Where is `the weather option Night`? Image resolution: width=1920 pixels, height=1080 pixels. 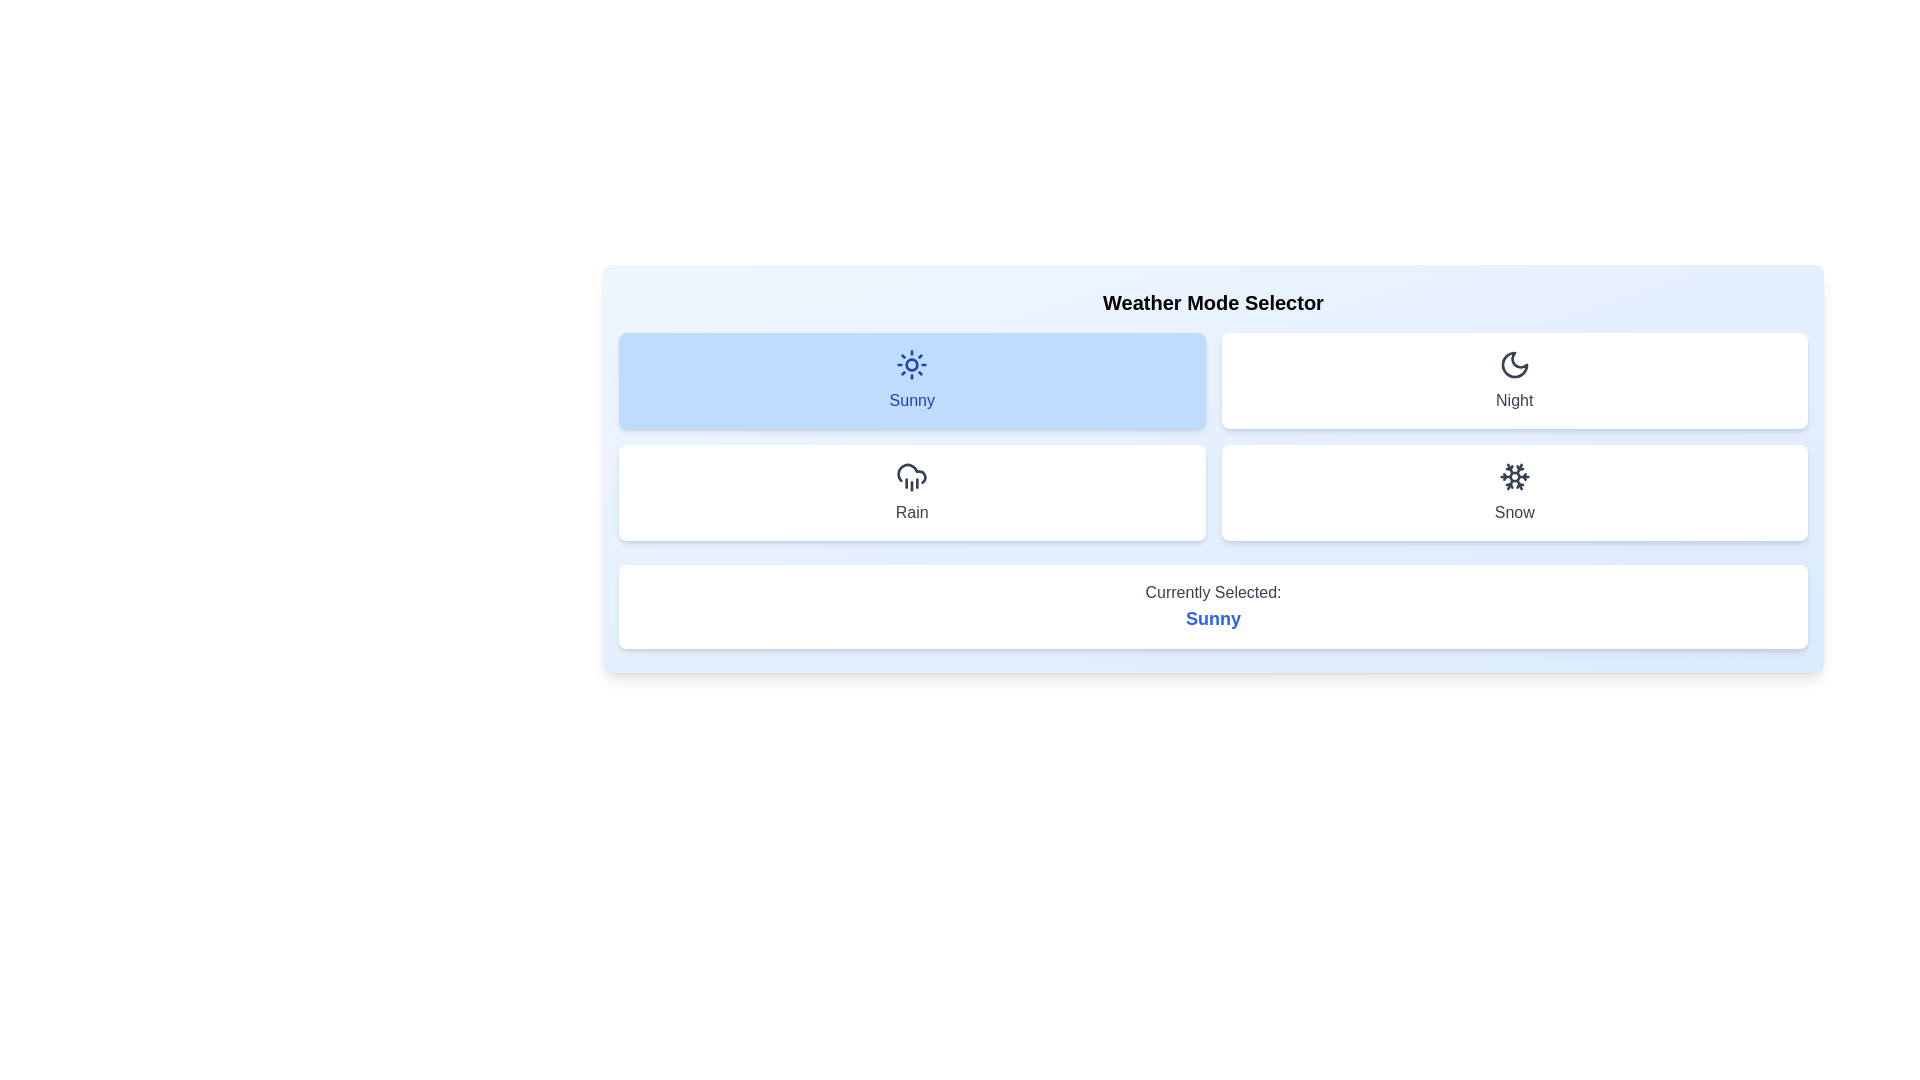 the weather option Night is located at coordinates (1514, 381).